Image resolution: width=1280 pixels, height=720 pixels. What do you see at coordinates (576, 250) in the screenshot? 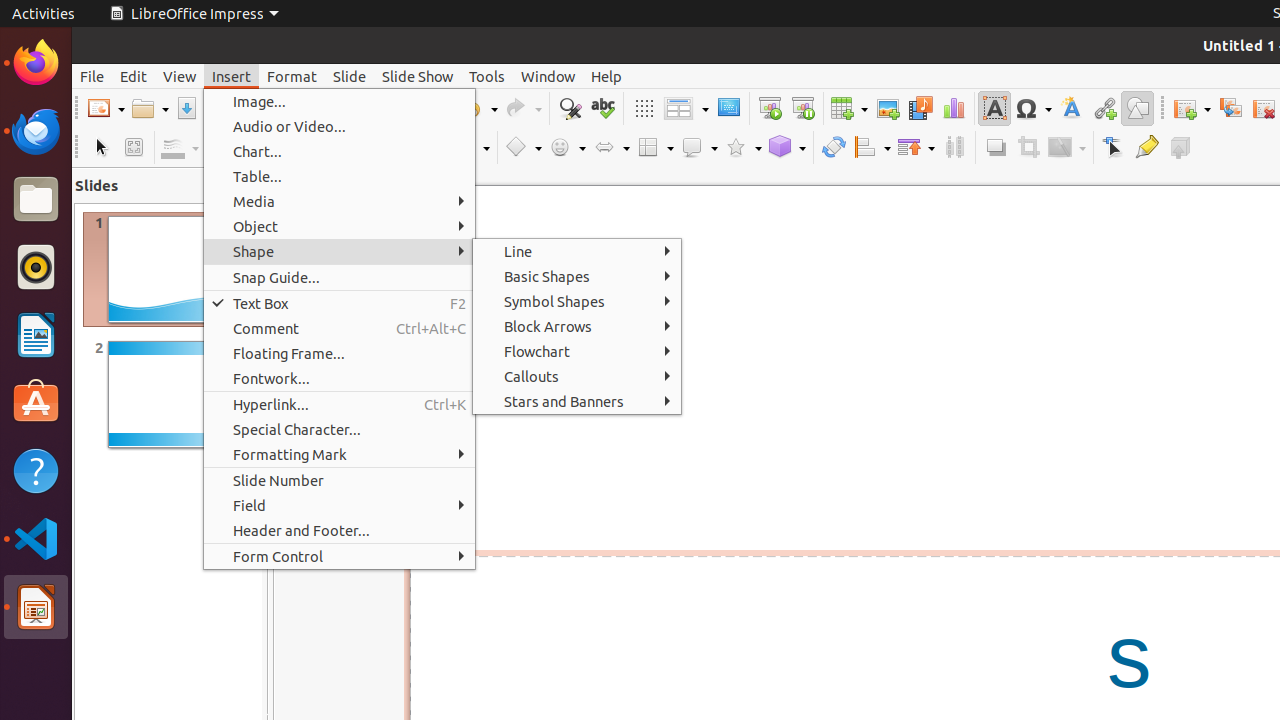
I see `'Line'` at bounding box center [576, 250].